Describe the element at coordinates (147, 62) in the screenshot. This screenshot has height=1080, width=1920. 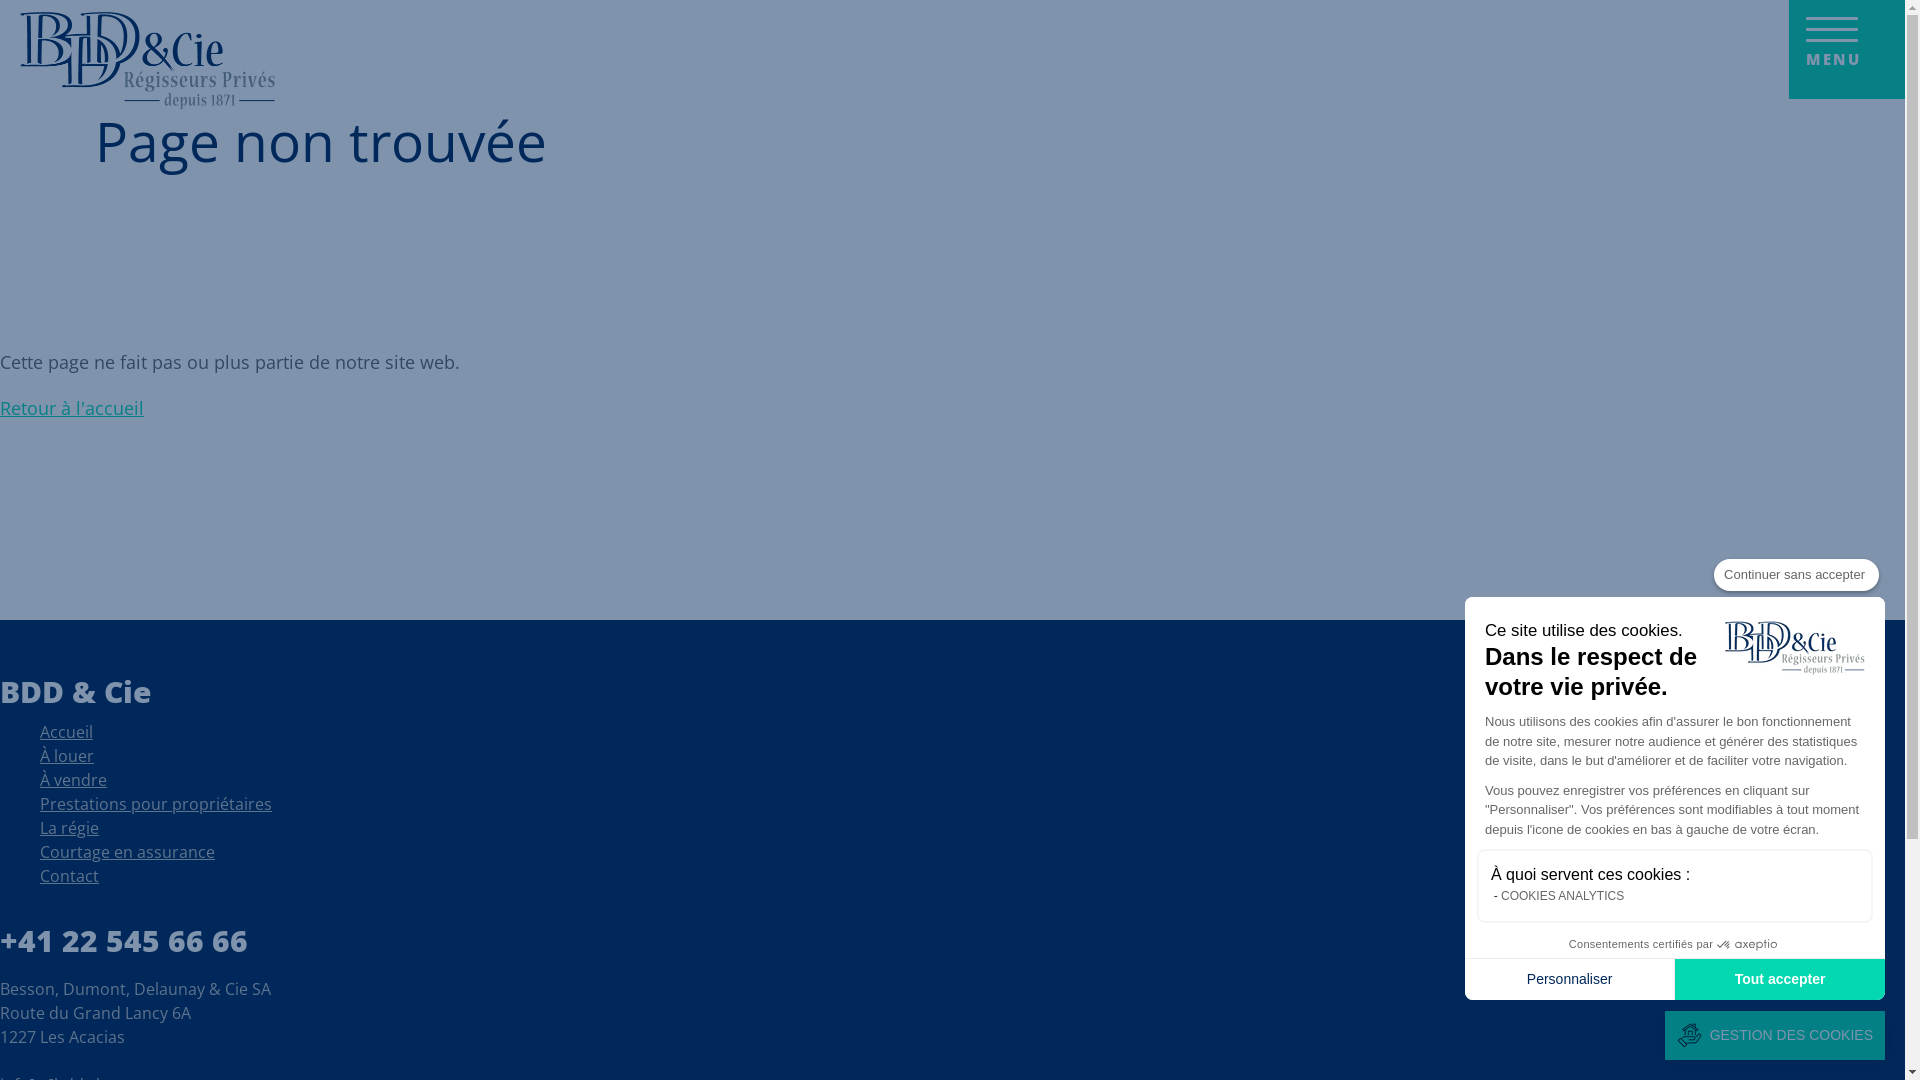
I see `'Accueil'` at that location.